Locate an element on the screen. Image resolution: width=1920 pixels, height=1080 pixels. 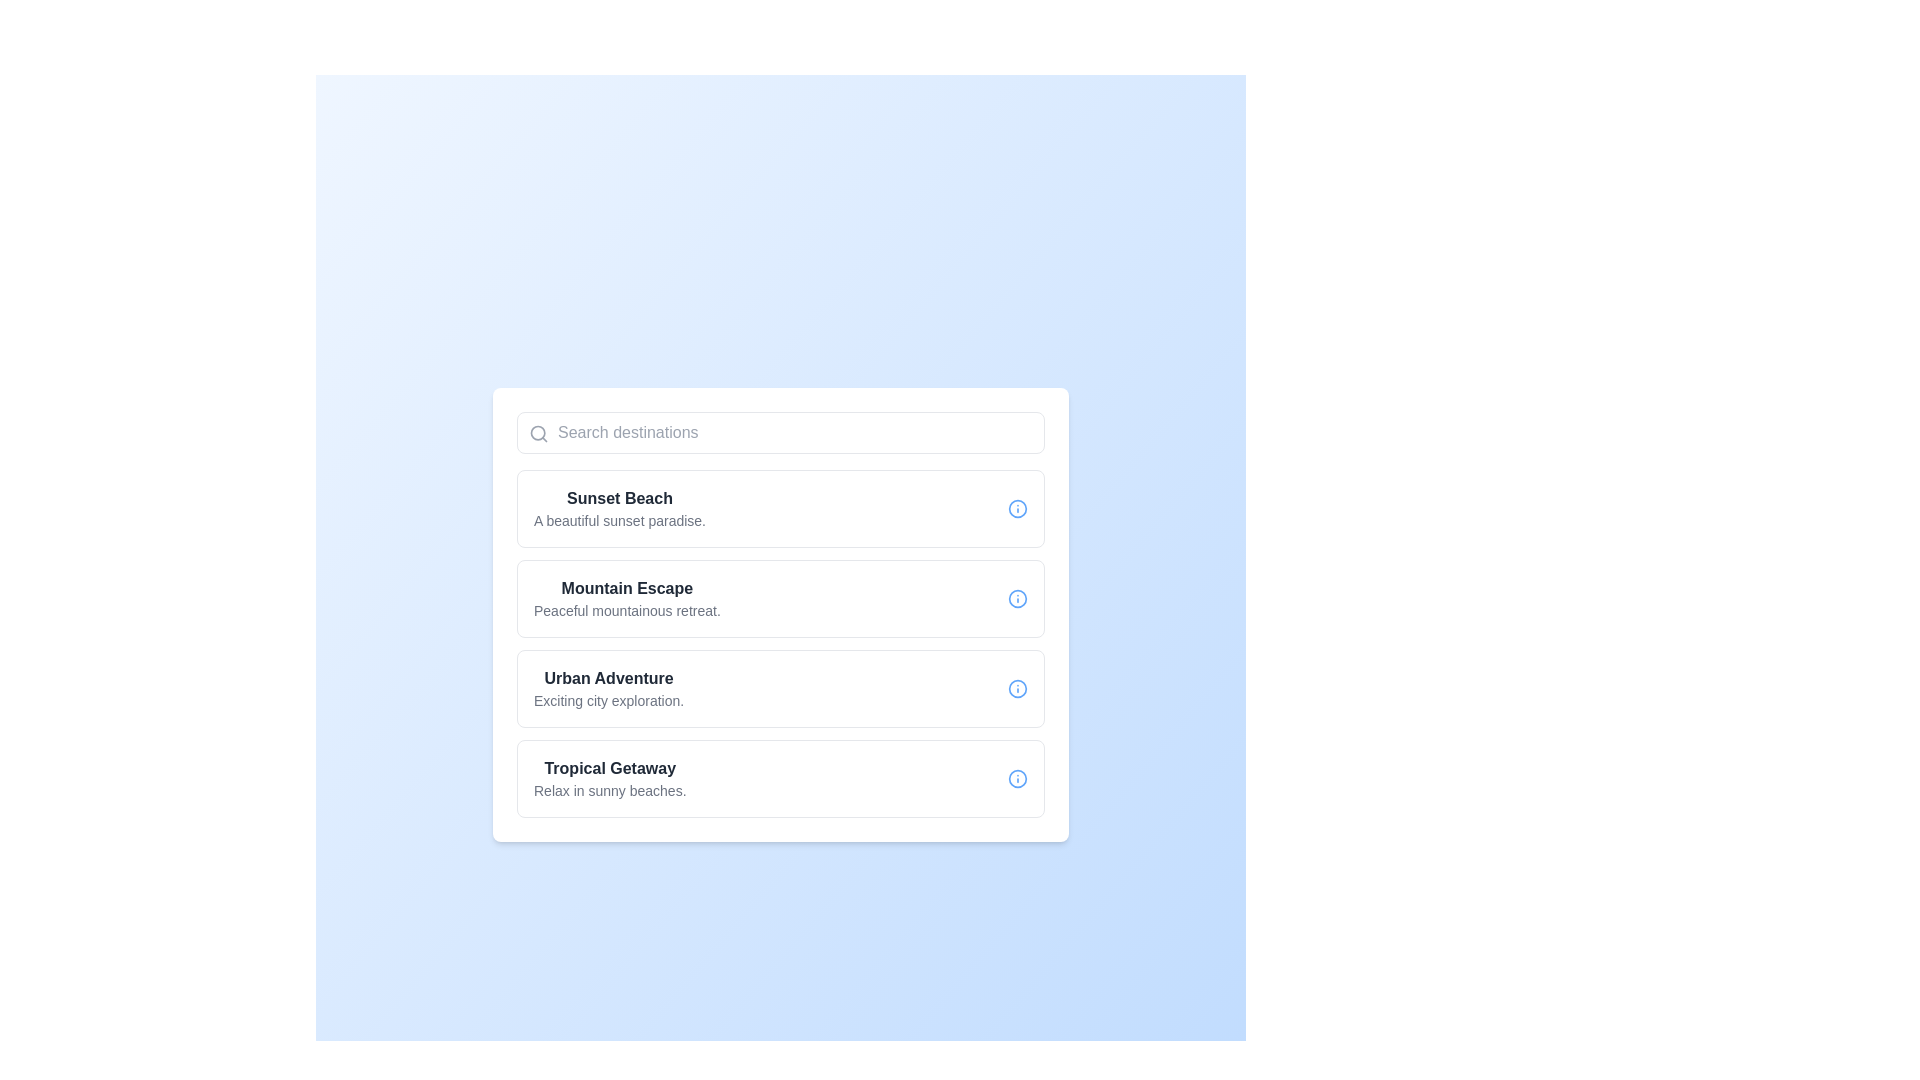
the search functionality icon located on the left side of the search field, positioned at the upper left corner within the input box is located at coordinates (538, 433).